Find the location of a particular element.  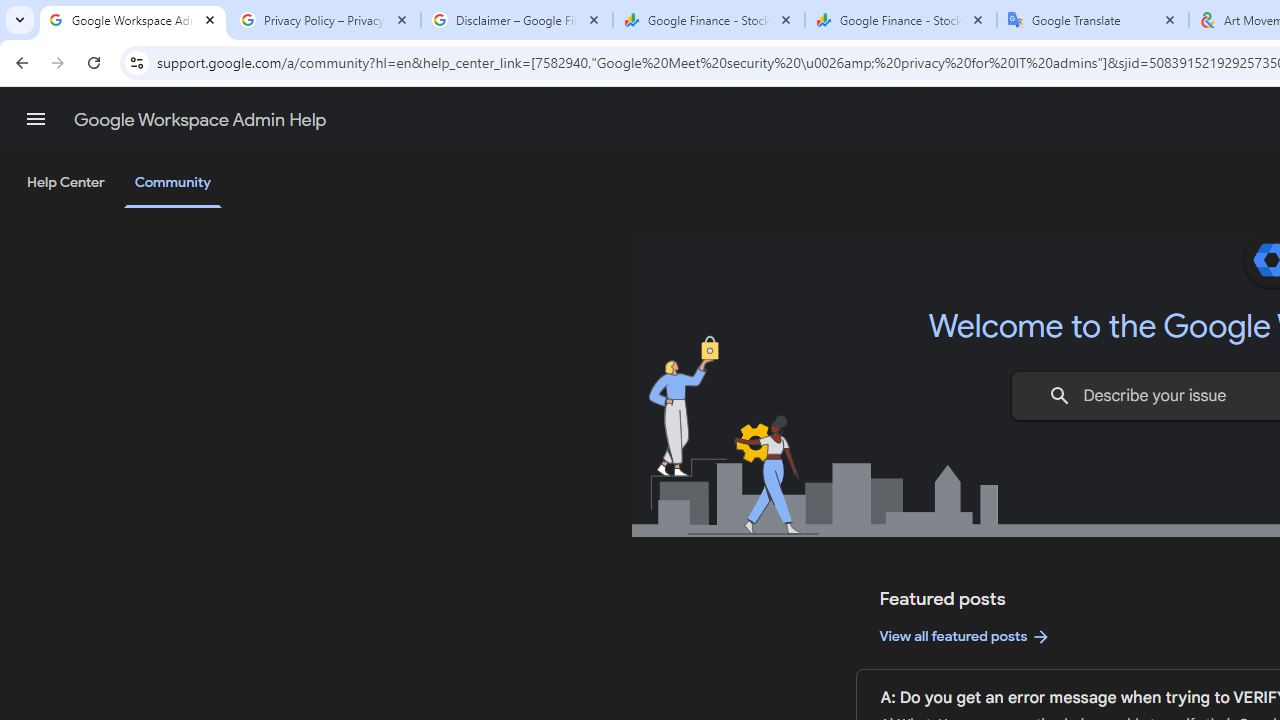

'View all featured posts' is located at coordinates (965, 636).